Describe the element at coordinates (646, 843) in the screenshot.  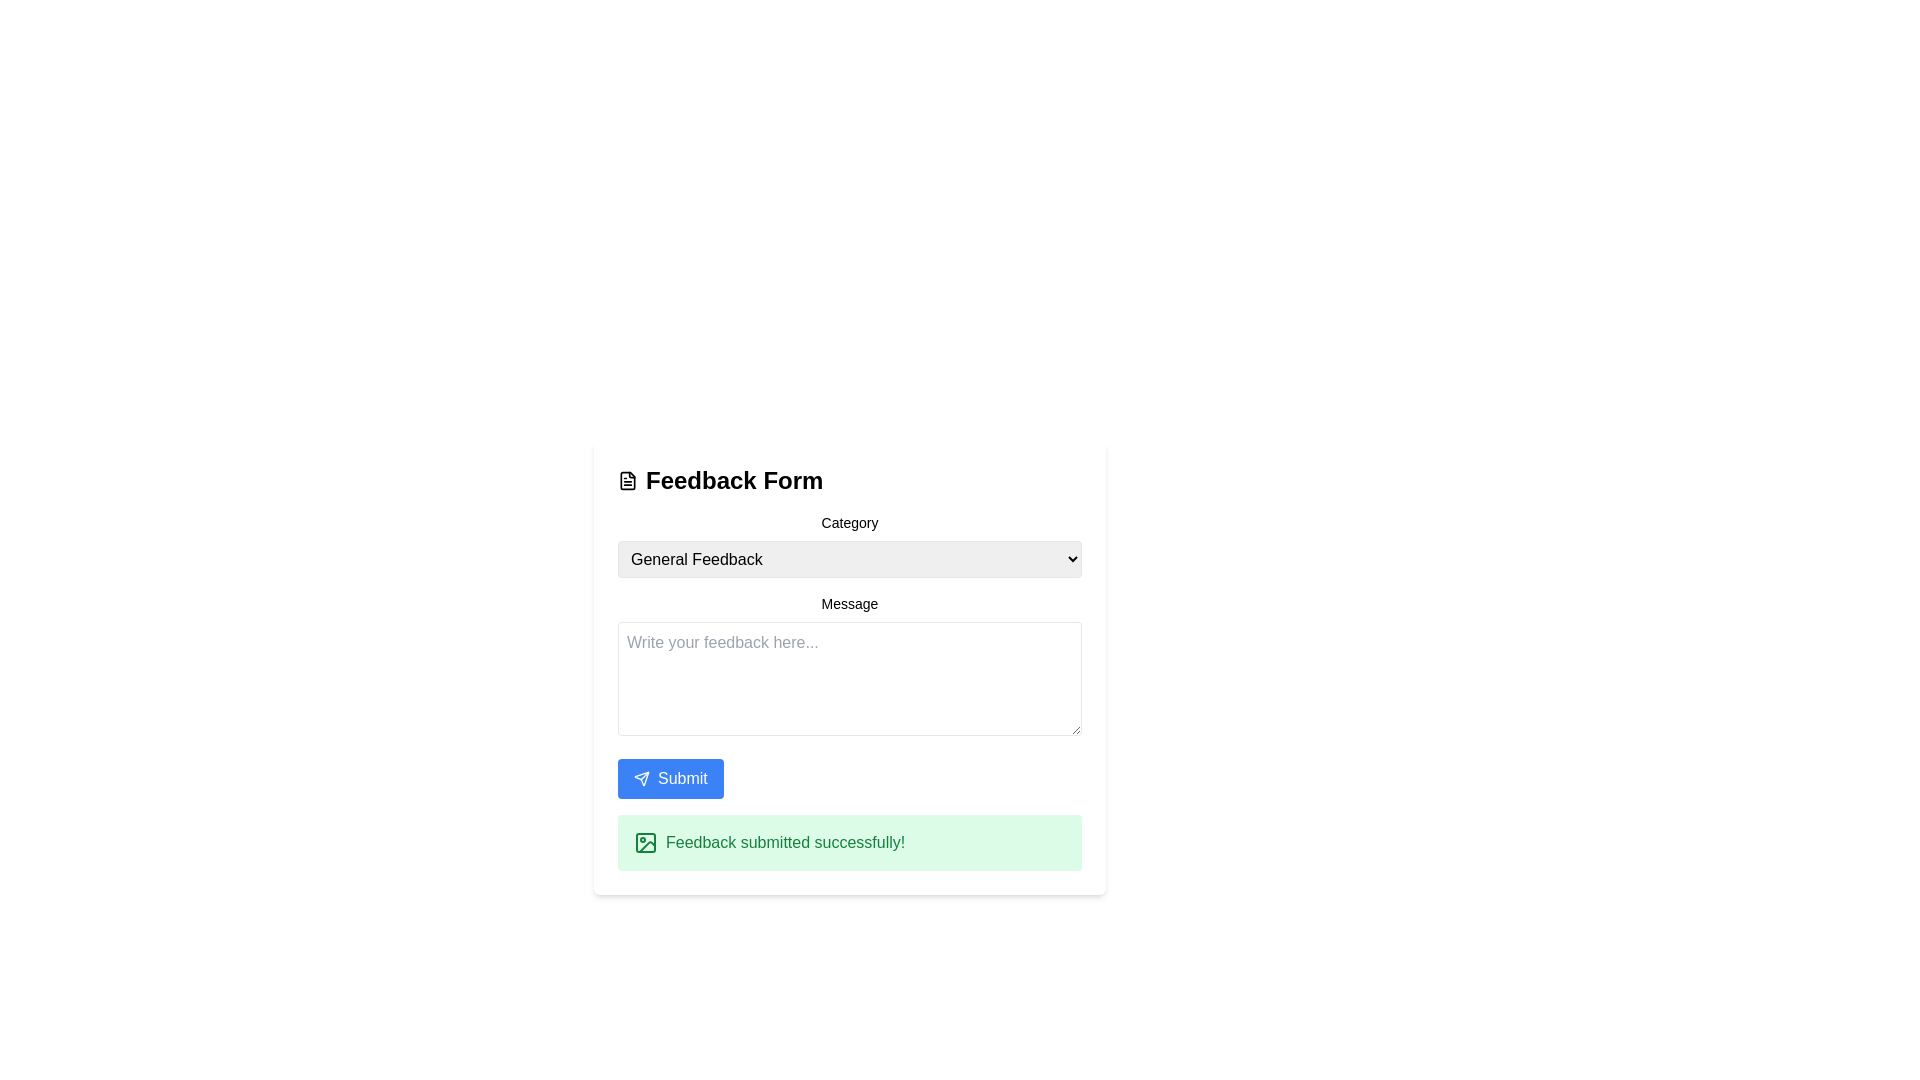
I see `the green rectangular icon with rounded edges located within the notification box below the 'Feedback submitted successfully!' message` at that location.